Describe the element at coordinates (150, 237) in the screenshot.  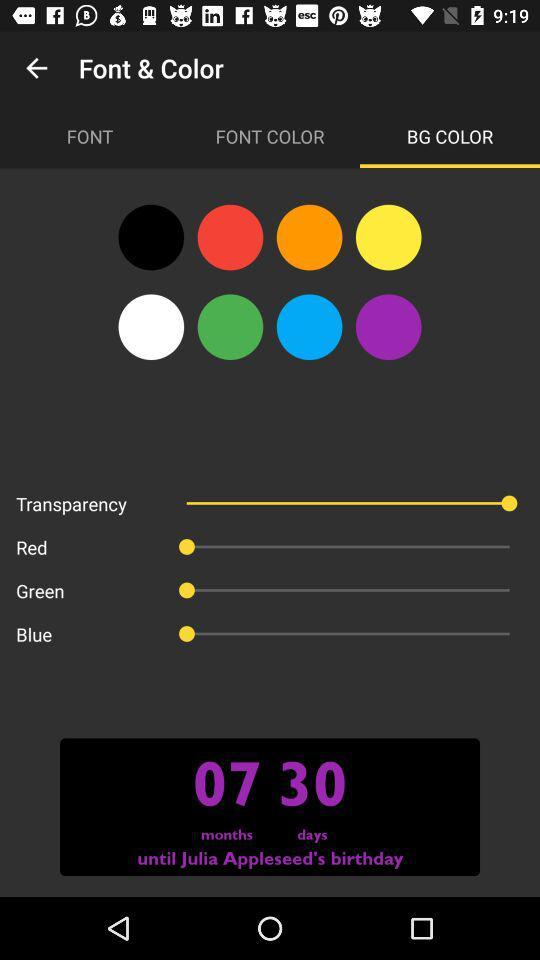
I see `the black color above white color` at that location.